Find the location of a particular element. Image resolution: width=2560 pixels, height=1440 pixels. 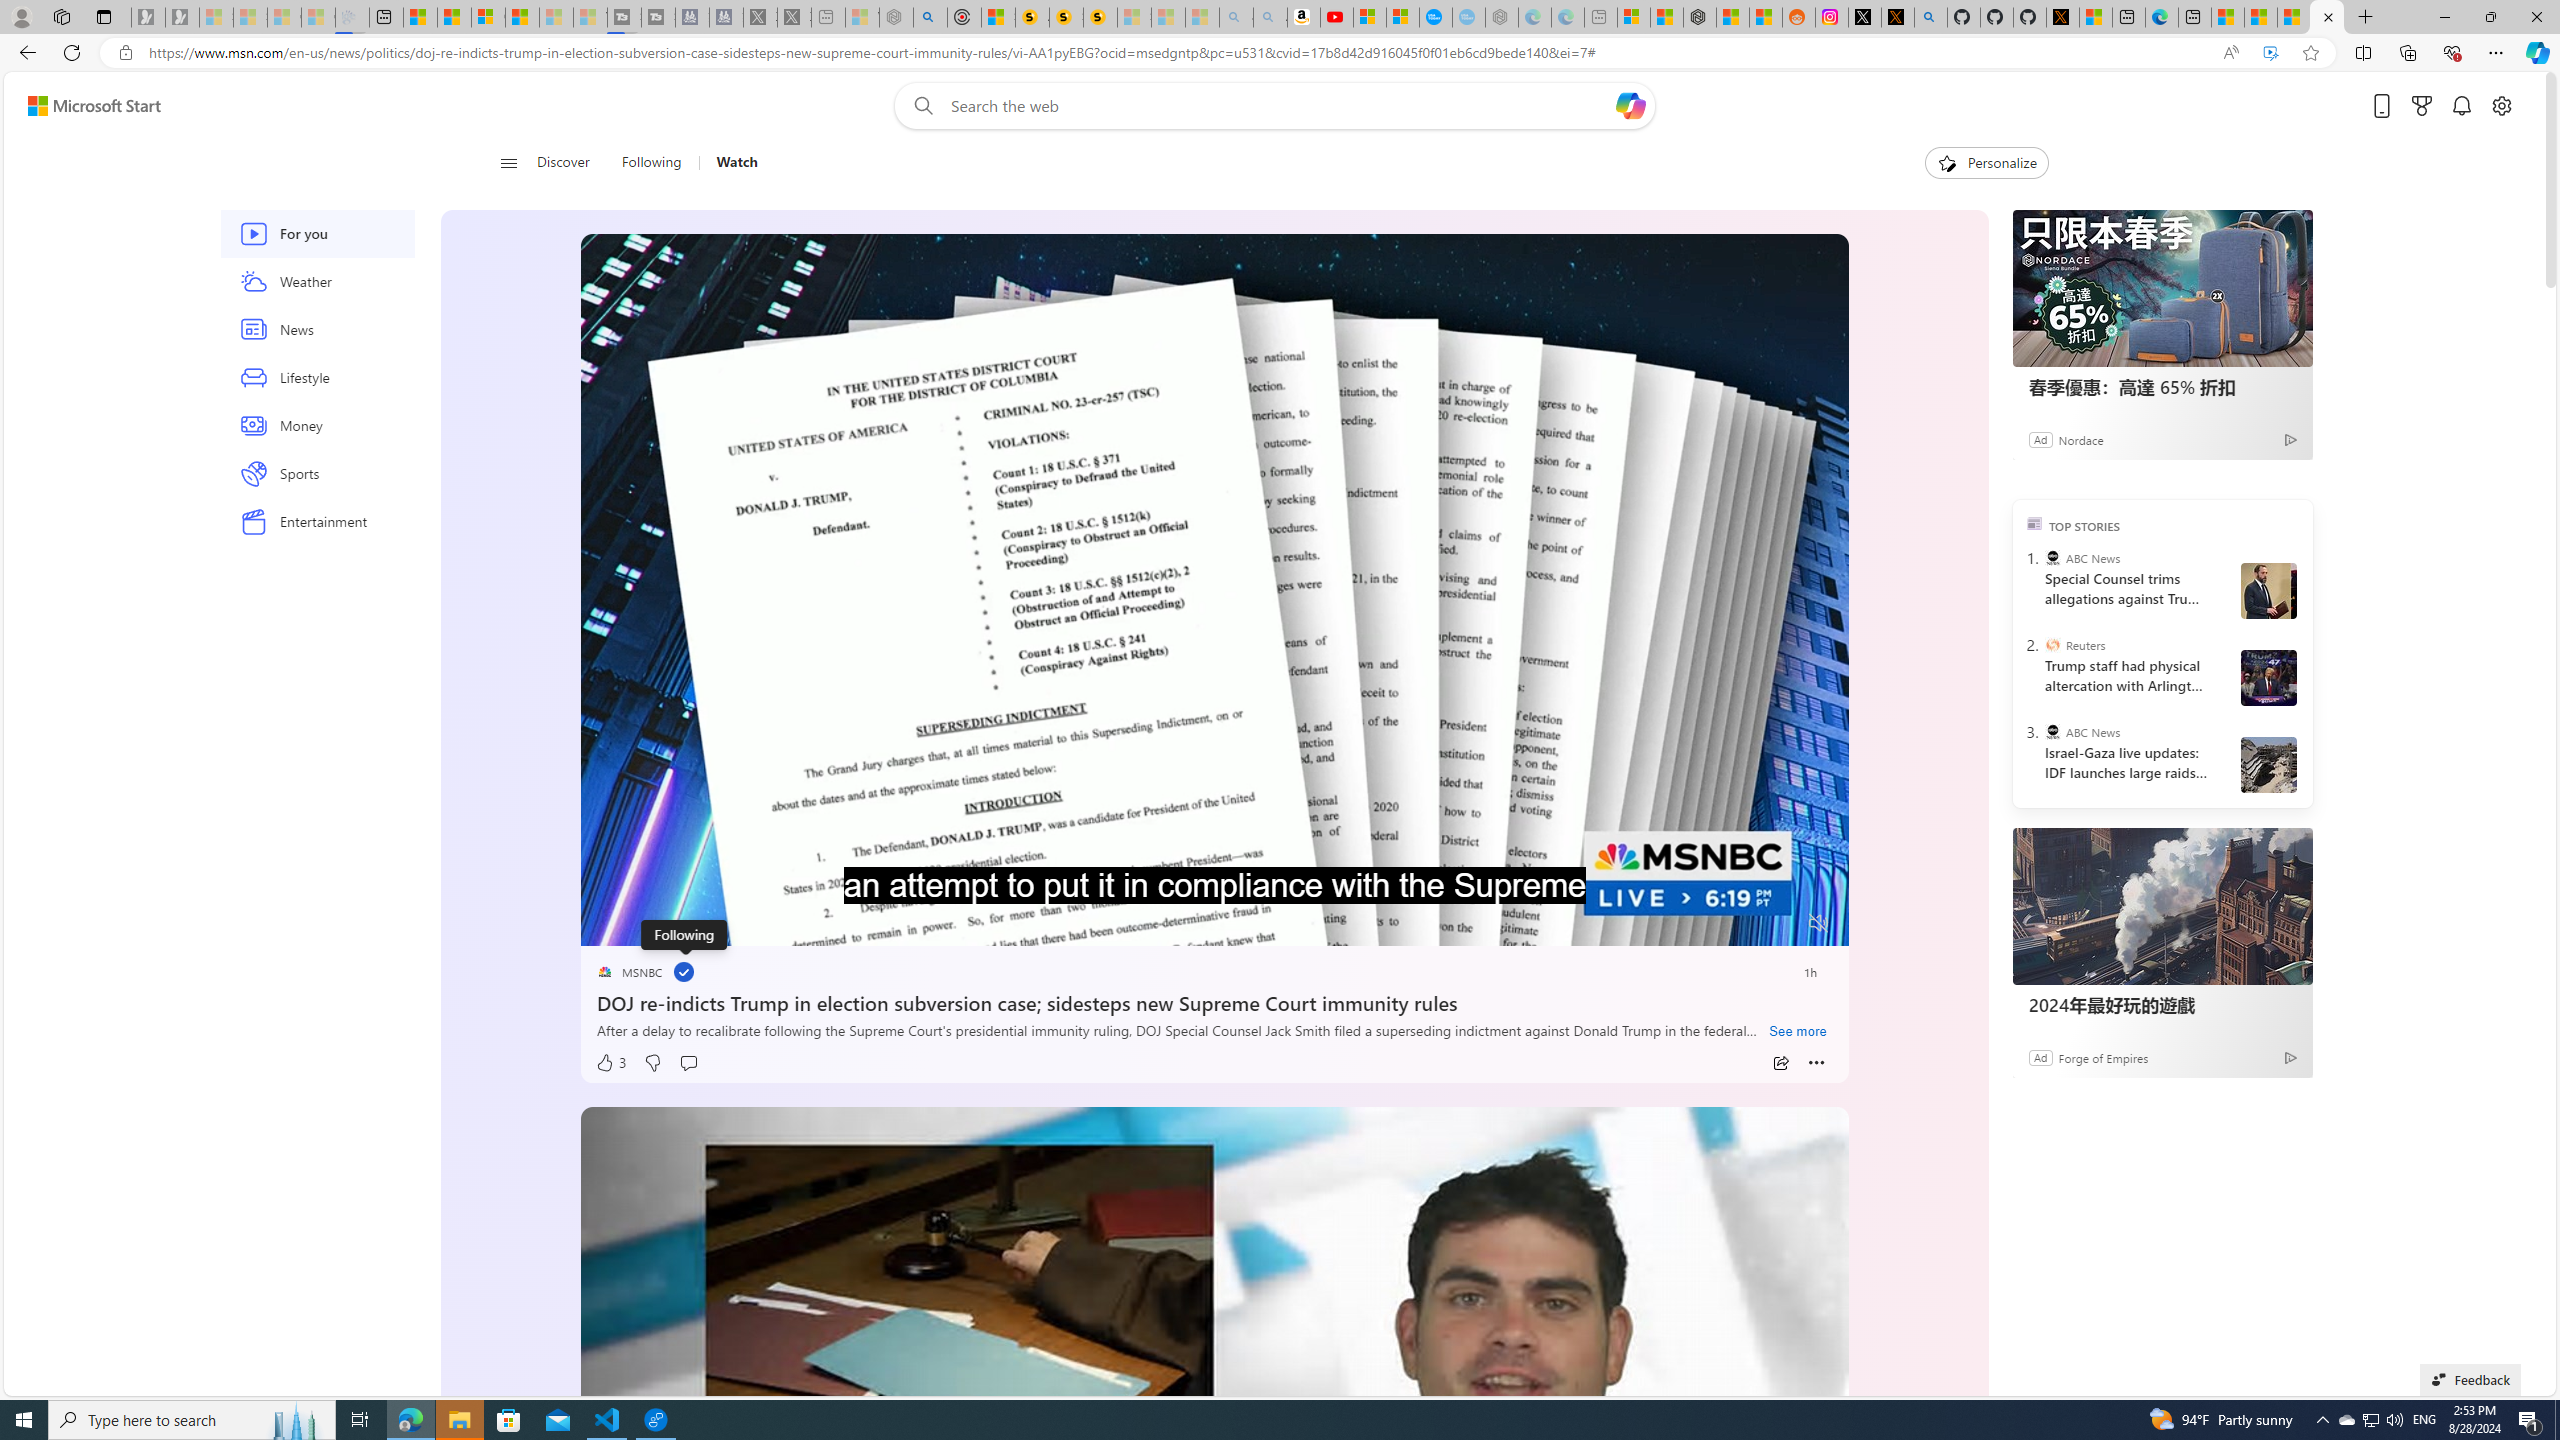

'To get missing image descriptions, open the context menu.' is located at coordinates (1944, 161).